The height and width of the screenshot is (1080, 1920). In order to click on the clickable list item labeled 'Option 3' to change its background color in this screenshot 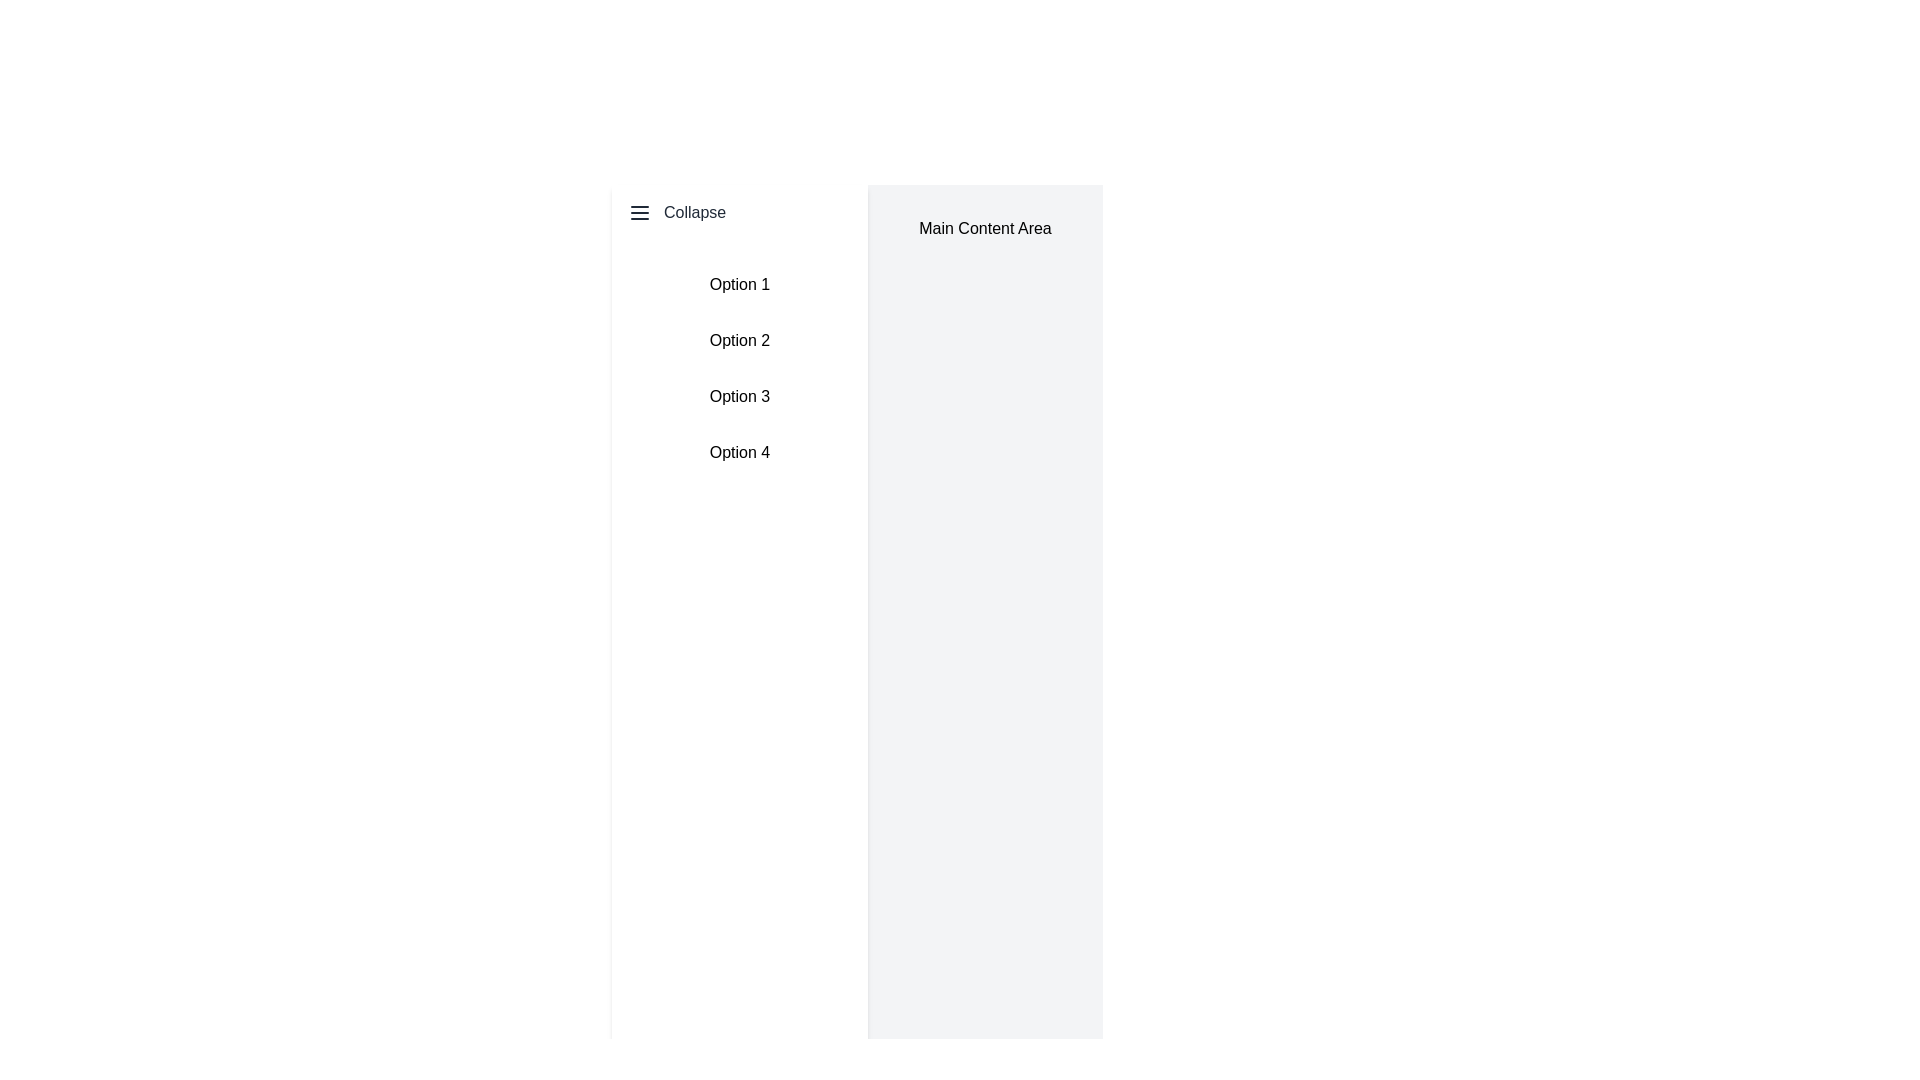, I will do `click(738, 397)`.